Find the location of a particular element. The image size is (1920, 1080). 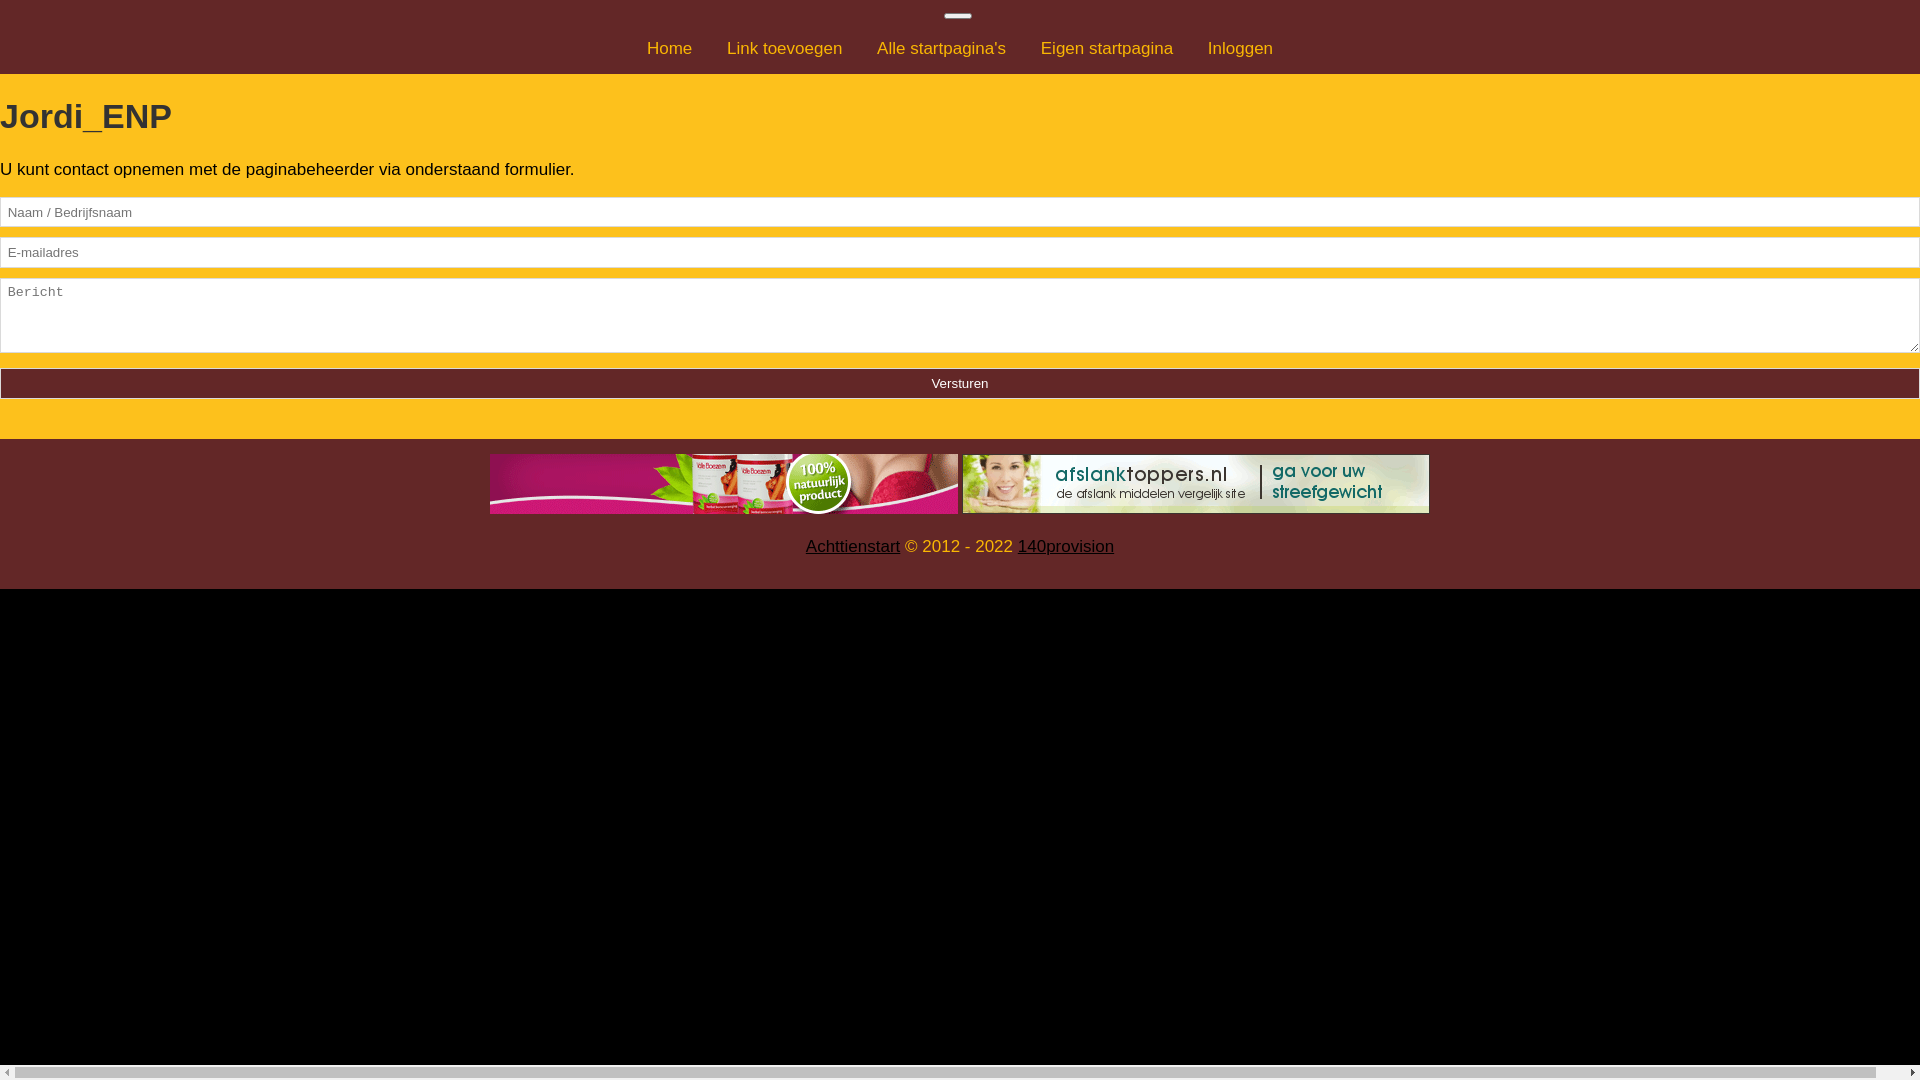

'Link toevoegen' is located at coordinates (783, 47).